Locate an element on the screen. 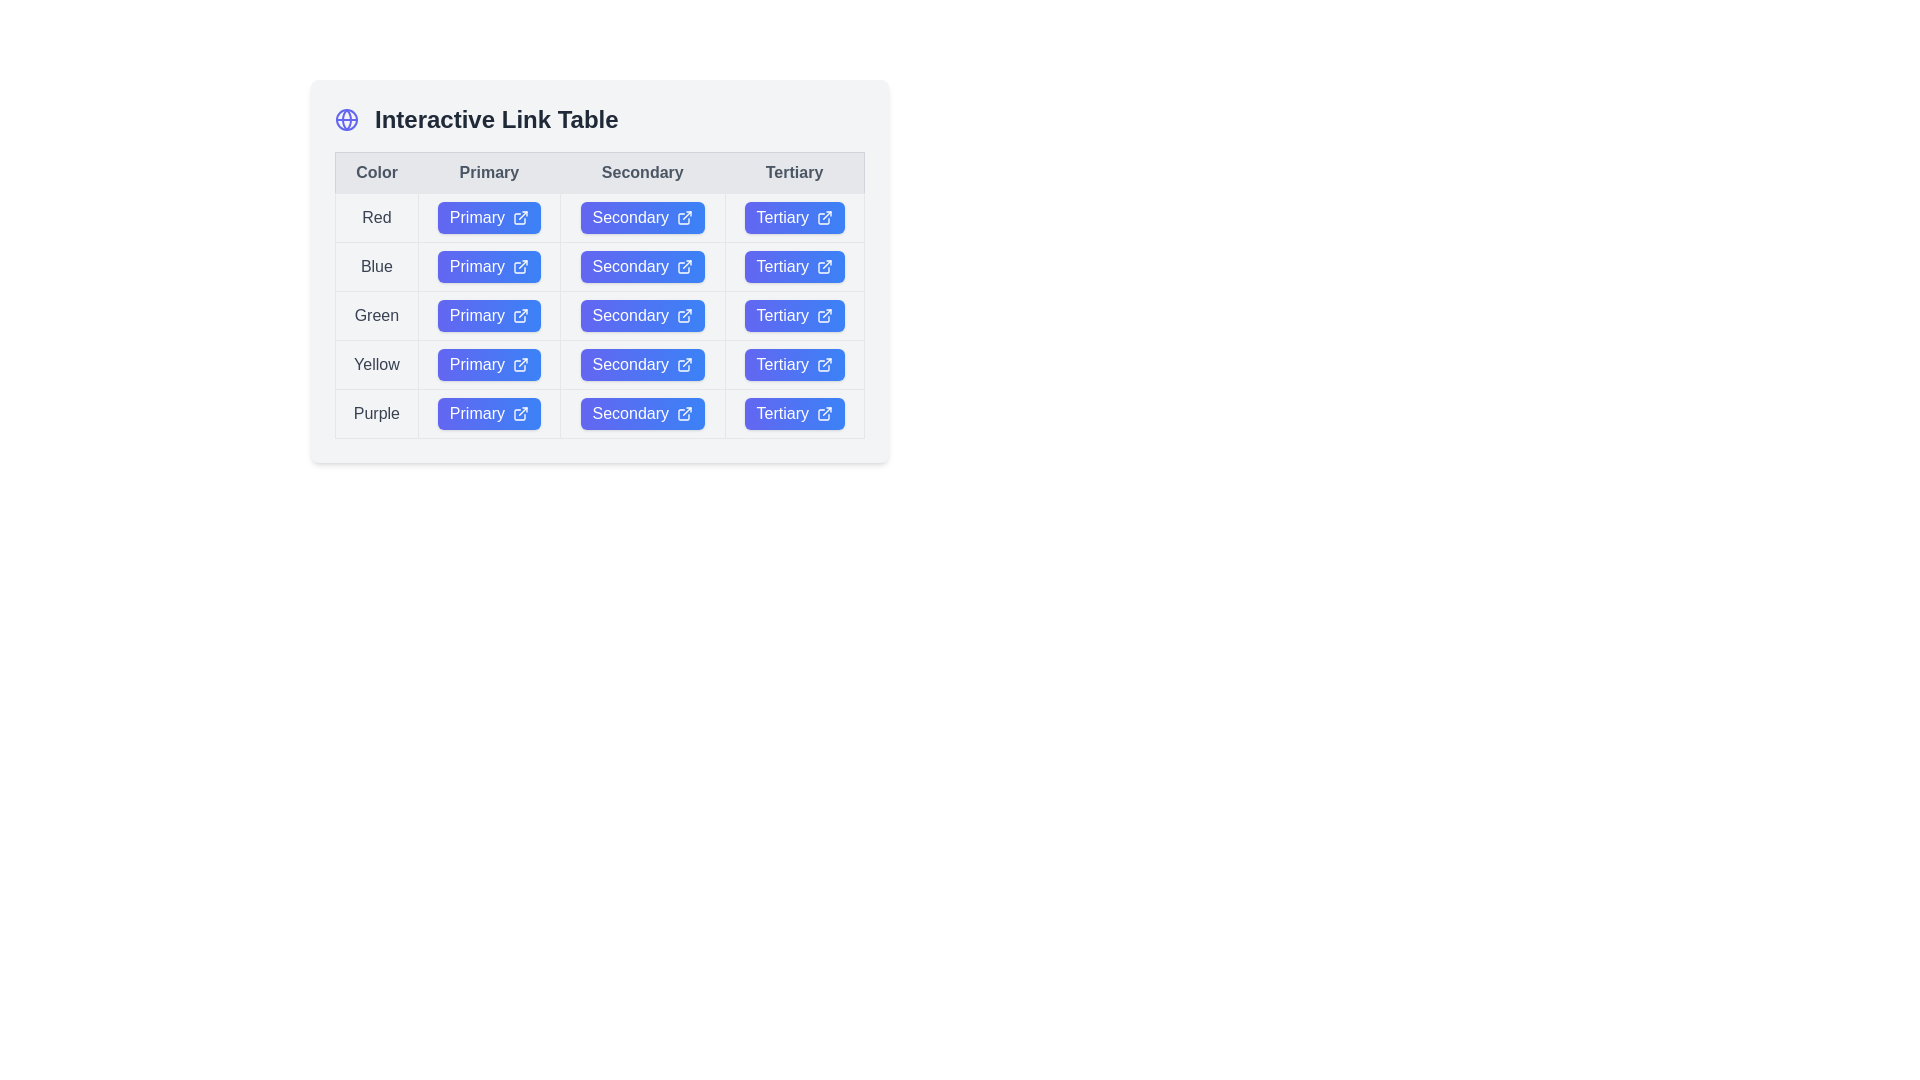  the 'Secondary' button located under the 'Secondary' column in the first row labeled 'Red' for keyboard interaction is located at coordinates (642, 218).